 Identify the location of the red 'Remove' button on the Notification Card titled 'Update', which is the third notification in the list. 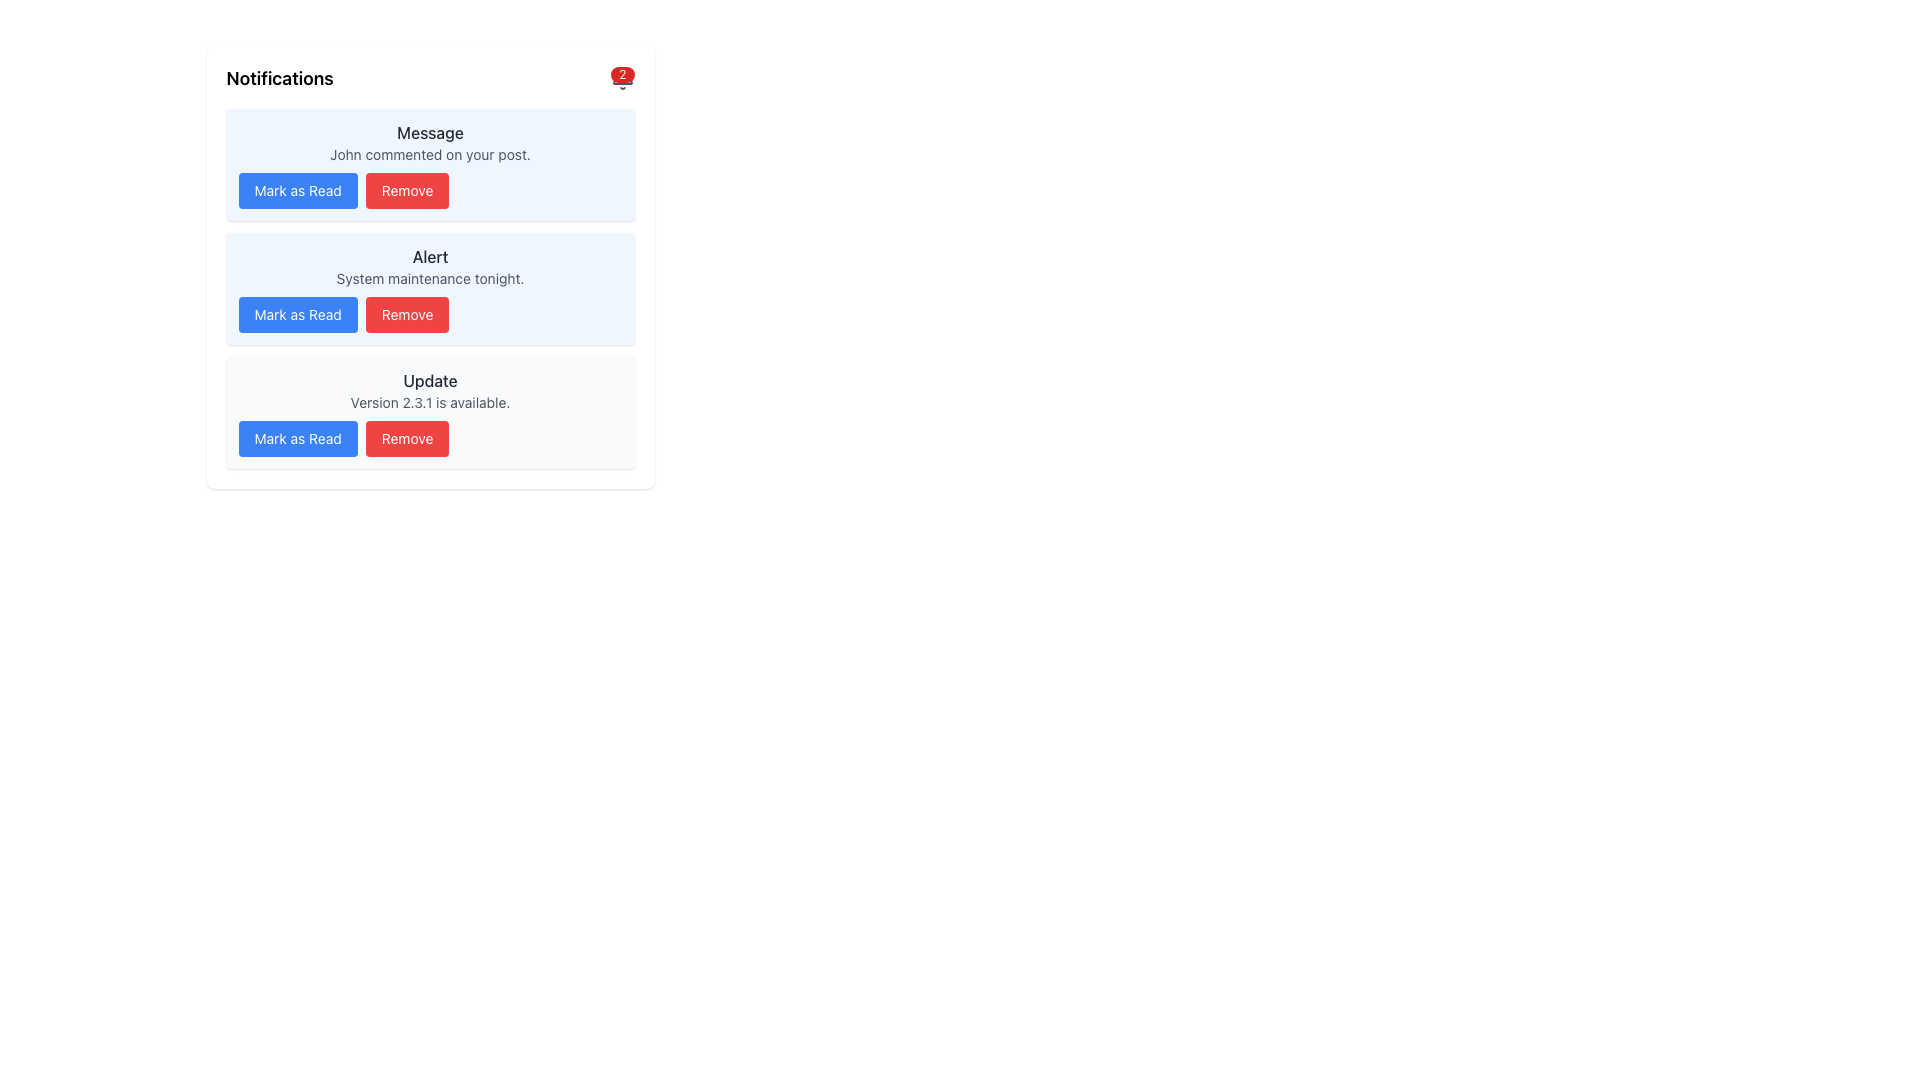
(429, 411).